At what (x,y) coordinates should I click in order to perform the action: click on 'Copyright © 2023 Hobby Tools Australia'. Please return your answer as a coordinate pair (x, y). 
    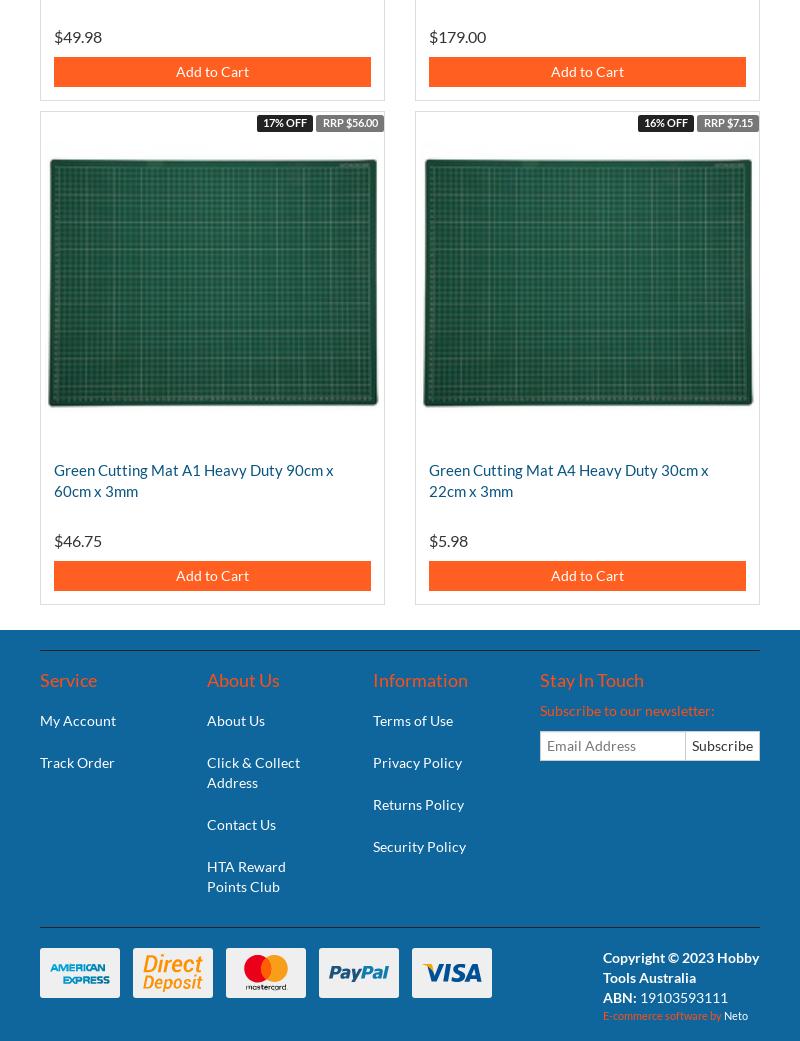
    Looking at the image, I should click on (680, 966).